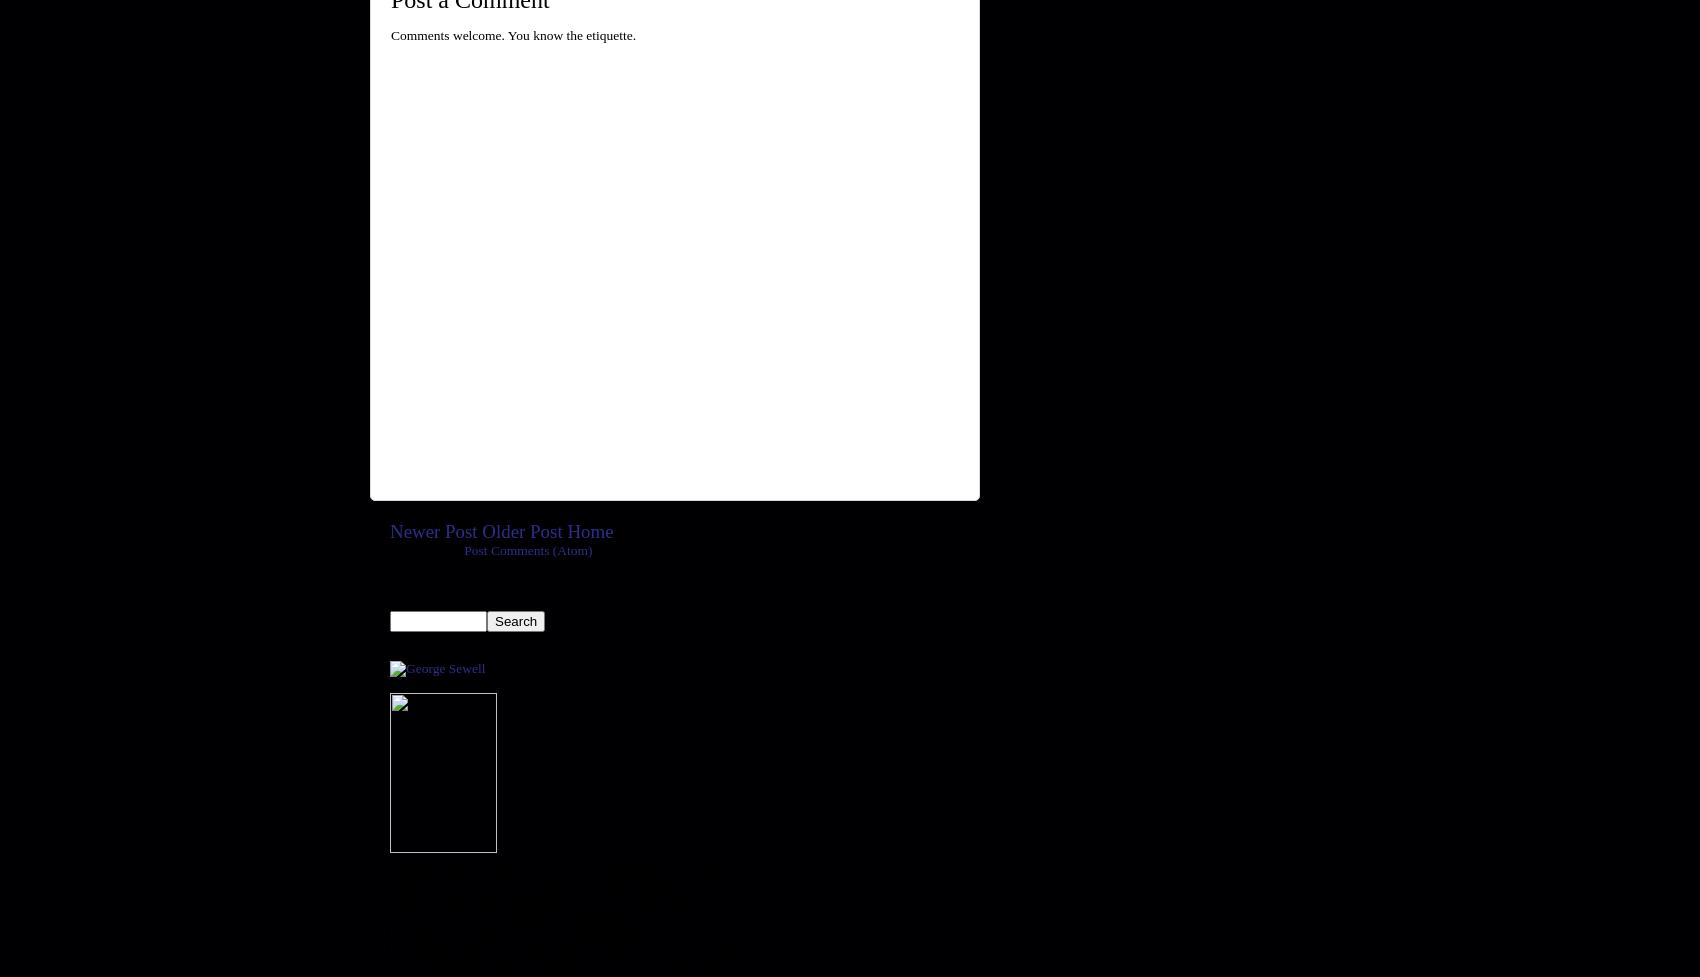 This screenshot has width=1700, height=977. I want to click on 'Comments welcome.  You know the etiquette.', so click(513, 34).